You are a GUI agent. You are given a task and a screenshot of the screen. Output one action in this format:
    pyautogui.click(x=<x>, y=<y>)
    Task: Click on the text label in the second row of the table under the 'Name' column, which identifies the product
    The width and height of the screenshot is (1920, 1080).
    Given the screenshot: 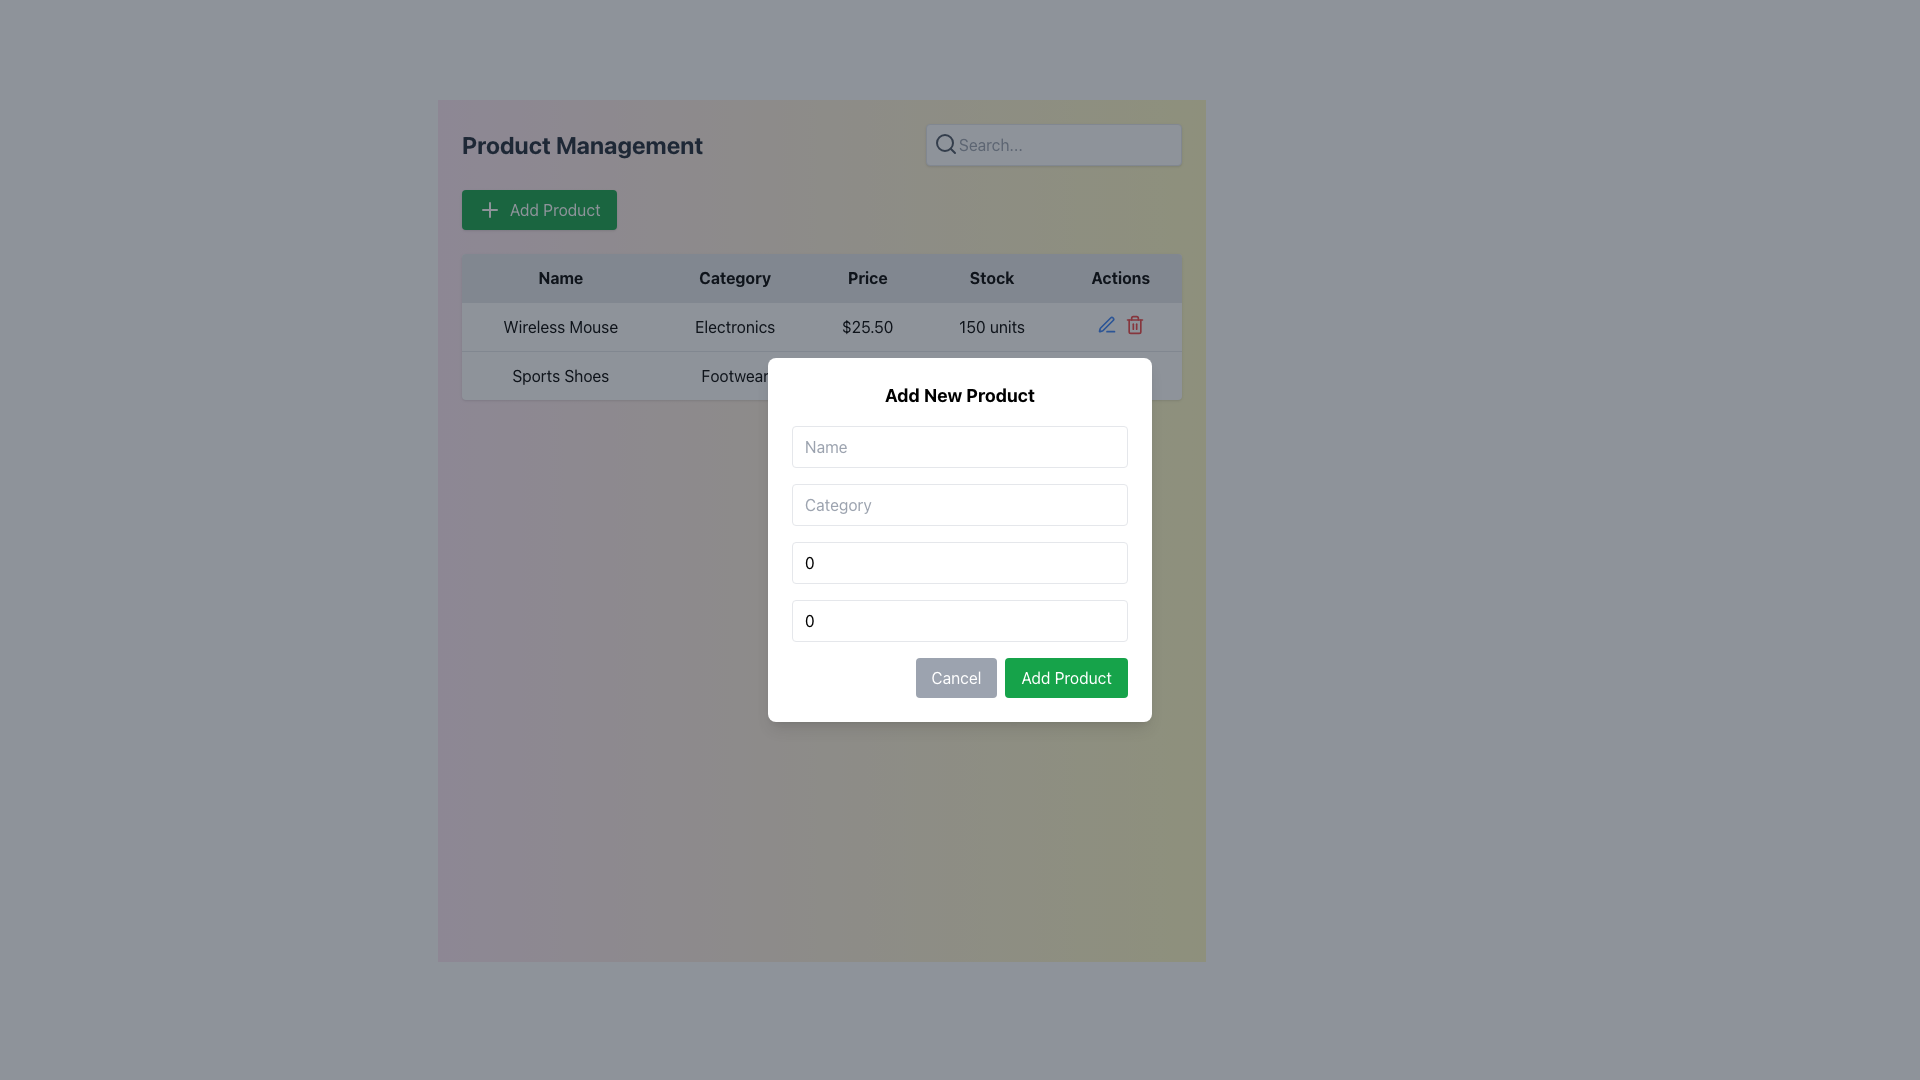 What is the action you would take?
    pyautogui.click(x=560, y=375)
    